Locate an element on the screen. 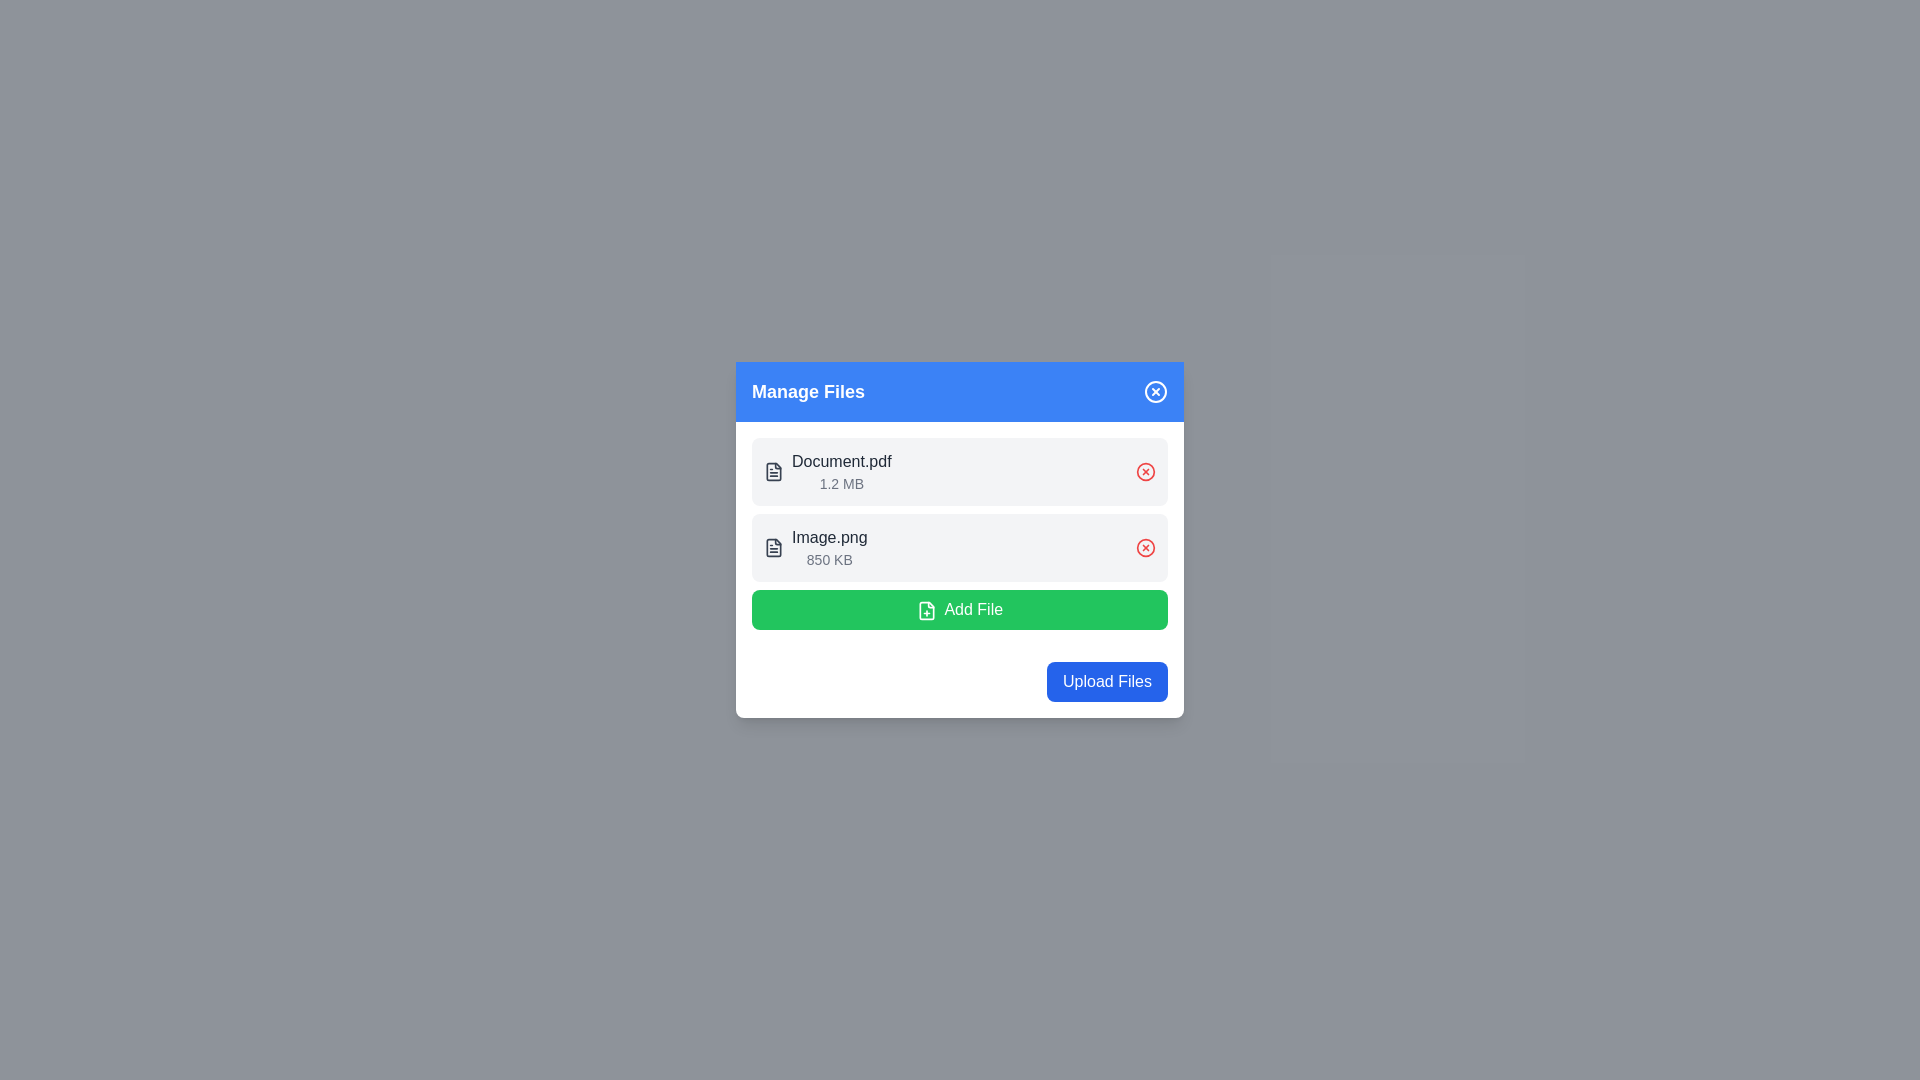  file size displayed in the text label beneath the 'Image.png' file in the file management interface is located at coordinates (829, 559).